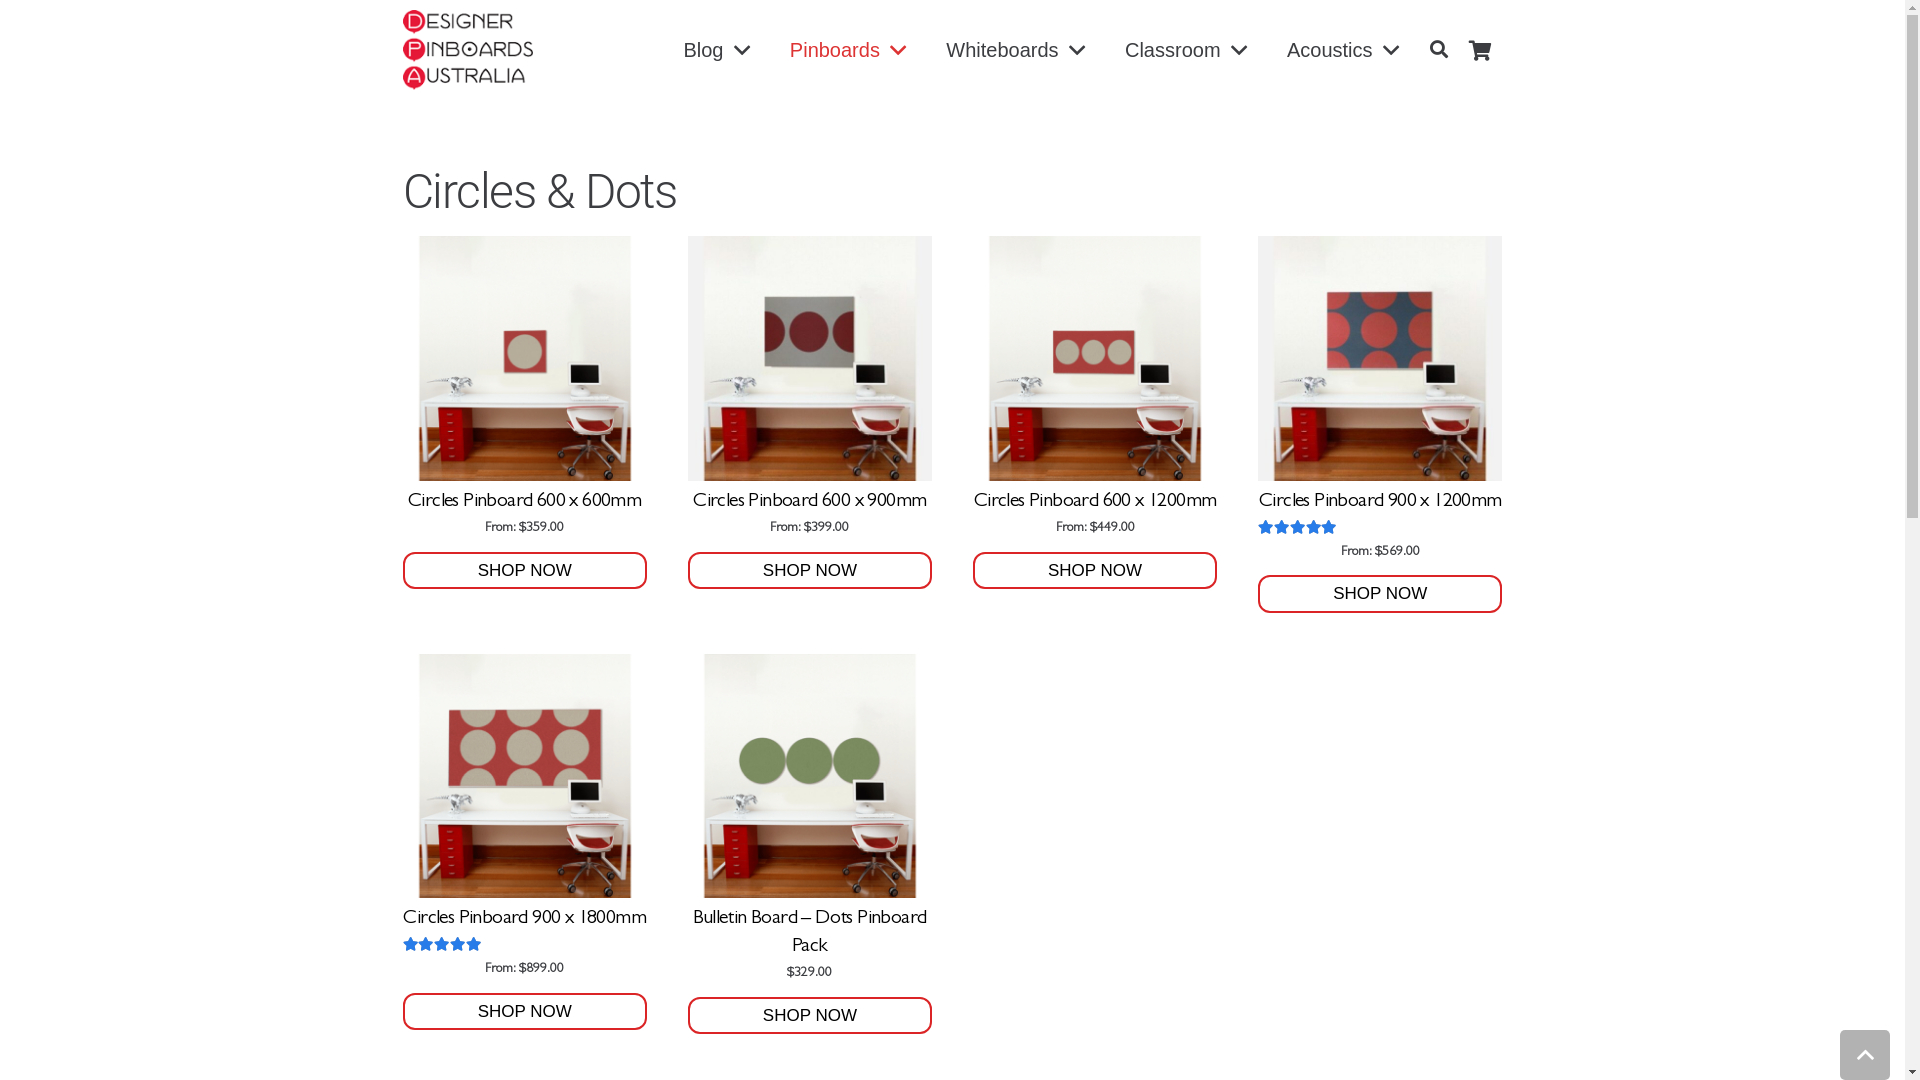 Image resolution: width=1920 pixels, height=1080 pixels. Describe the element at coordinates (810, 386) in the screenshot. I see `'Circles Pinboard 600 x 900mm` at that location.